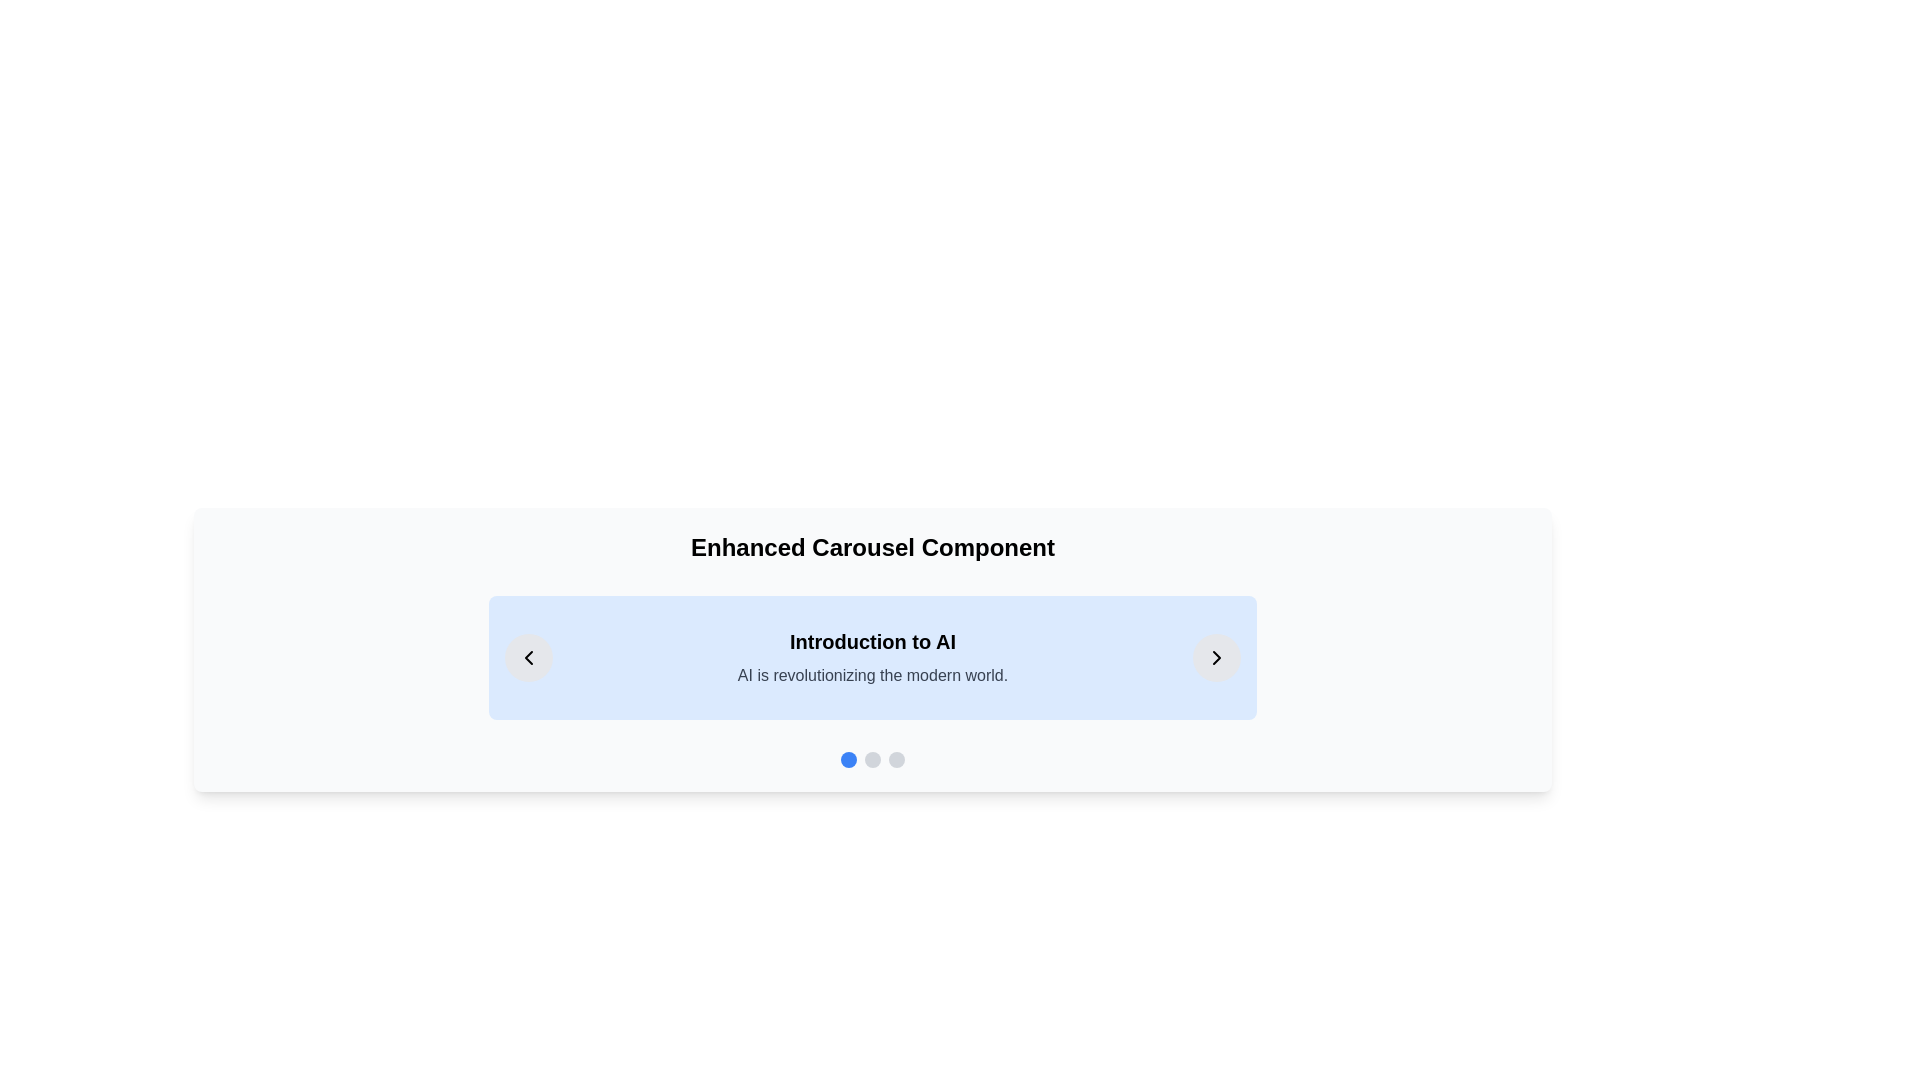 The image size is (1920, 1080). What do you see at coordinates (873, 658) in the screenshot?
I see `the Carousel item with the text 'Introduction to AI' that has a light blue background and rounded corners, located in the middle of the 'Enhanced Carousel Component'` at bounding box center [873, 658].